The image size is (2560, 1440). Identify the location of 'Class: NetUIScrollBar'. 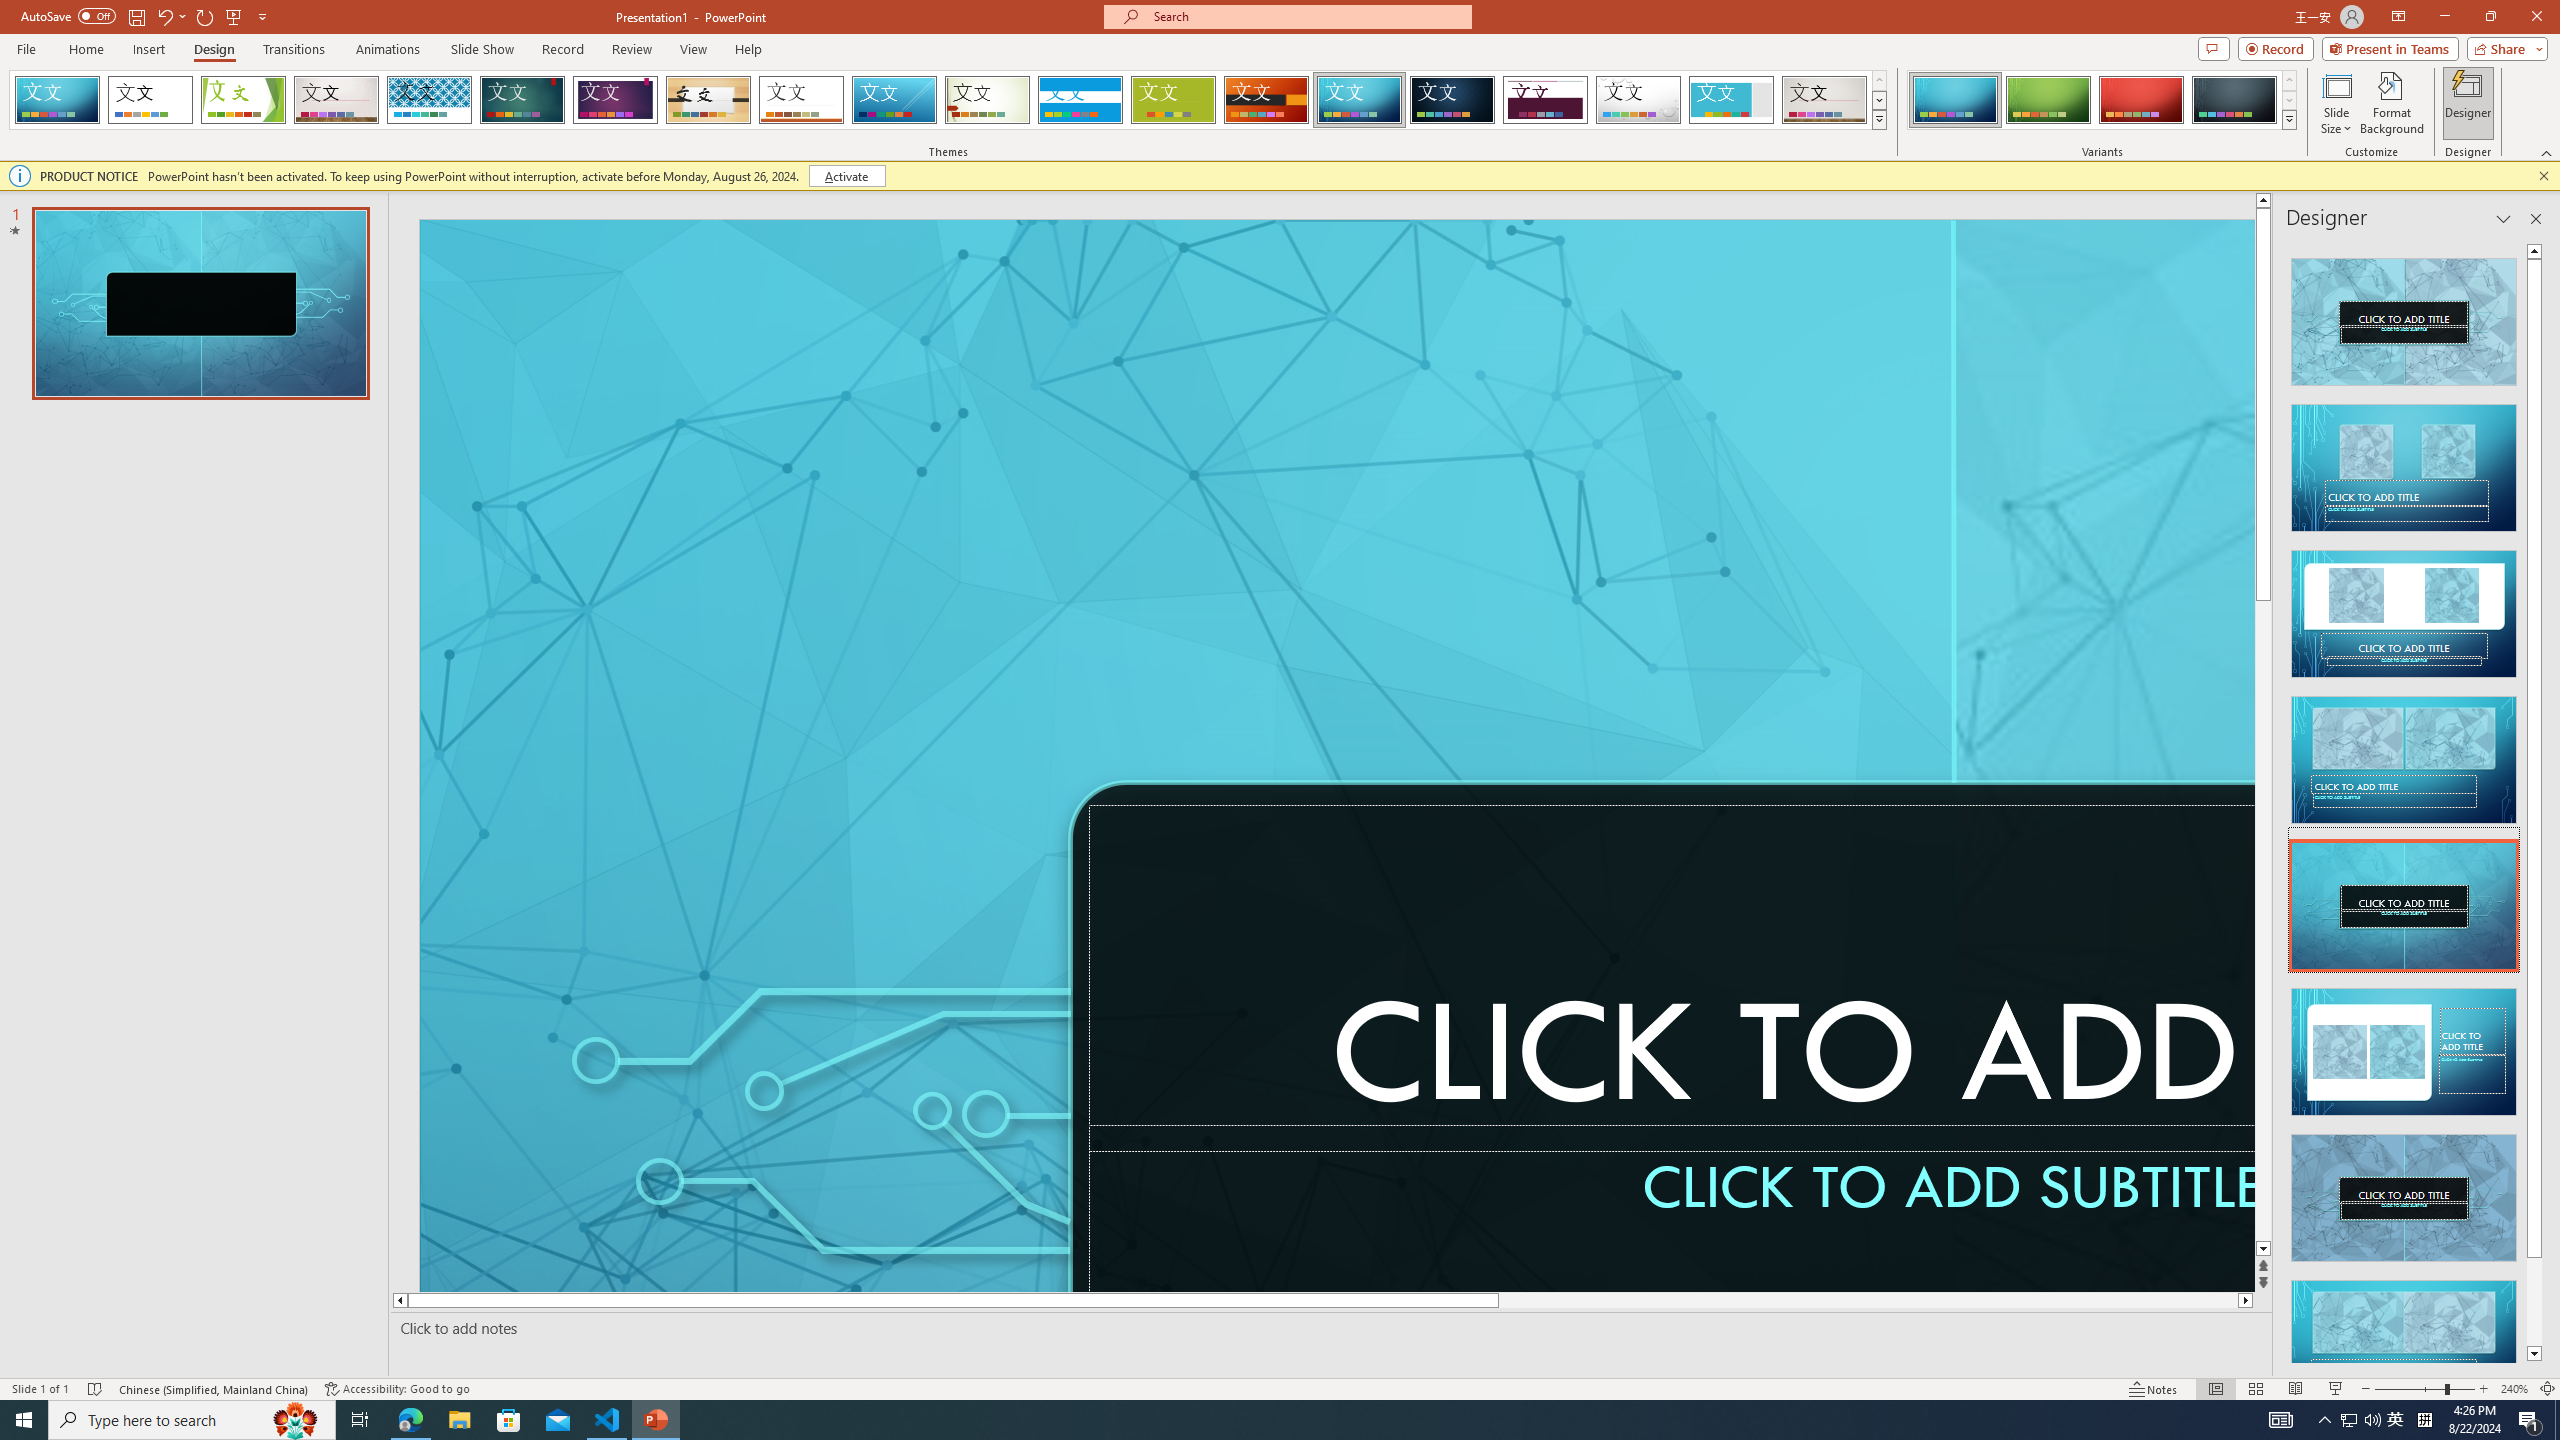
(2533, 801).